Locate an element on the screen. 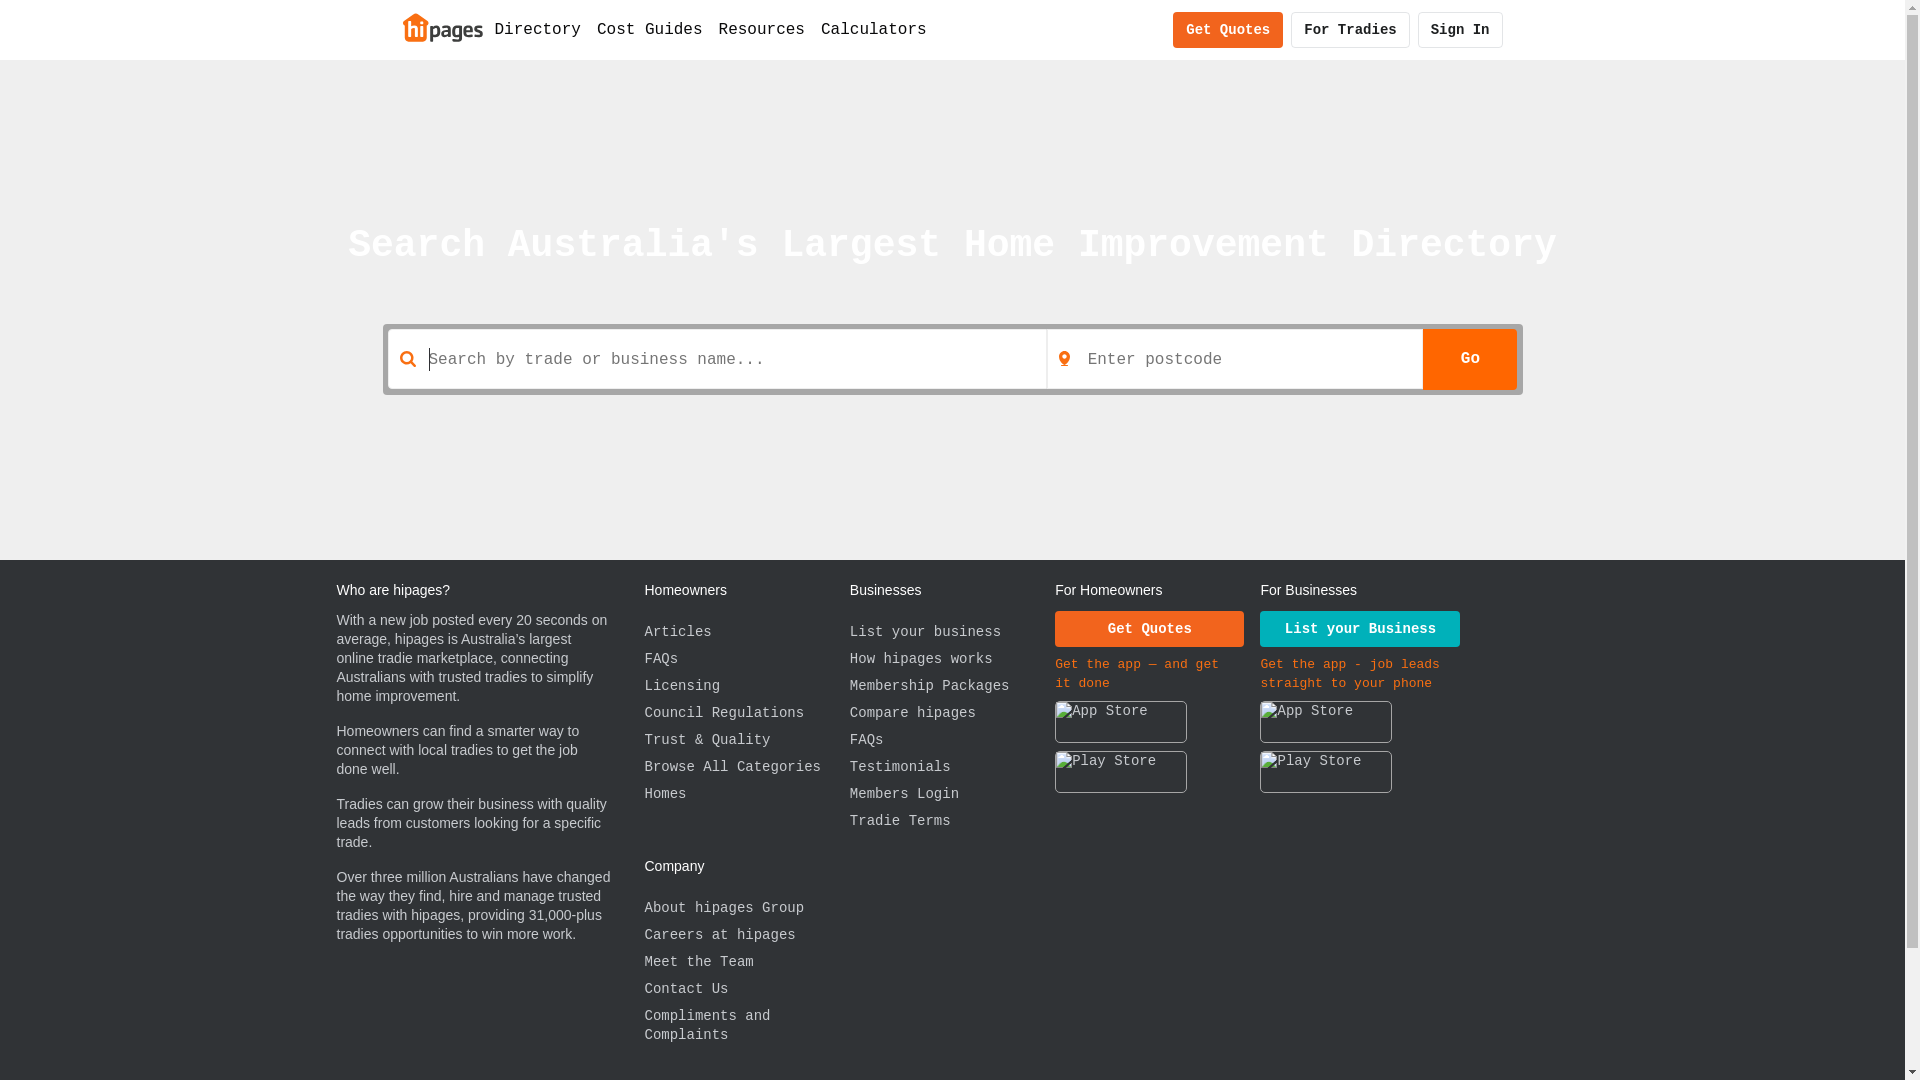 The image size is (1920, 1080). 'Licensing' is located at coordinates (745, 685).